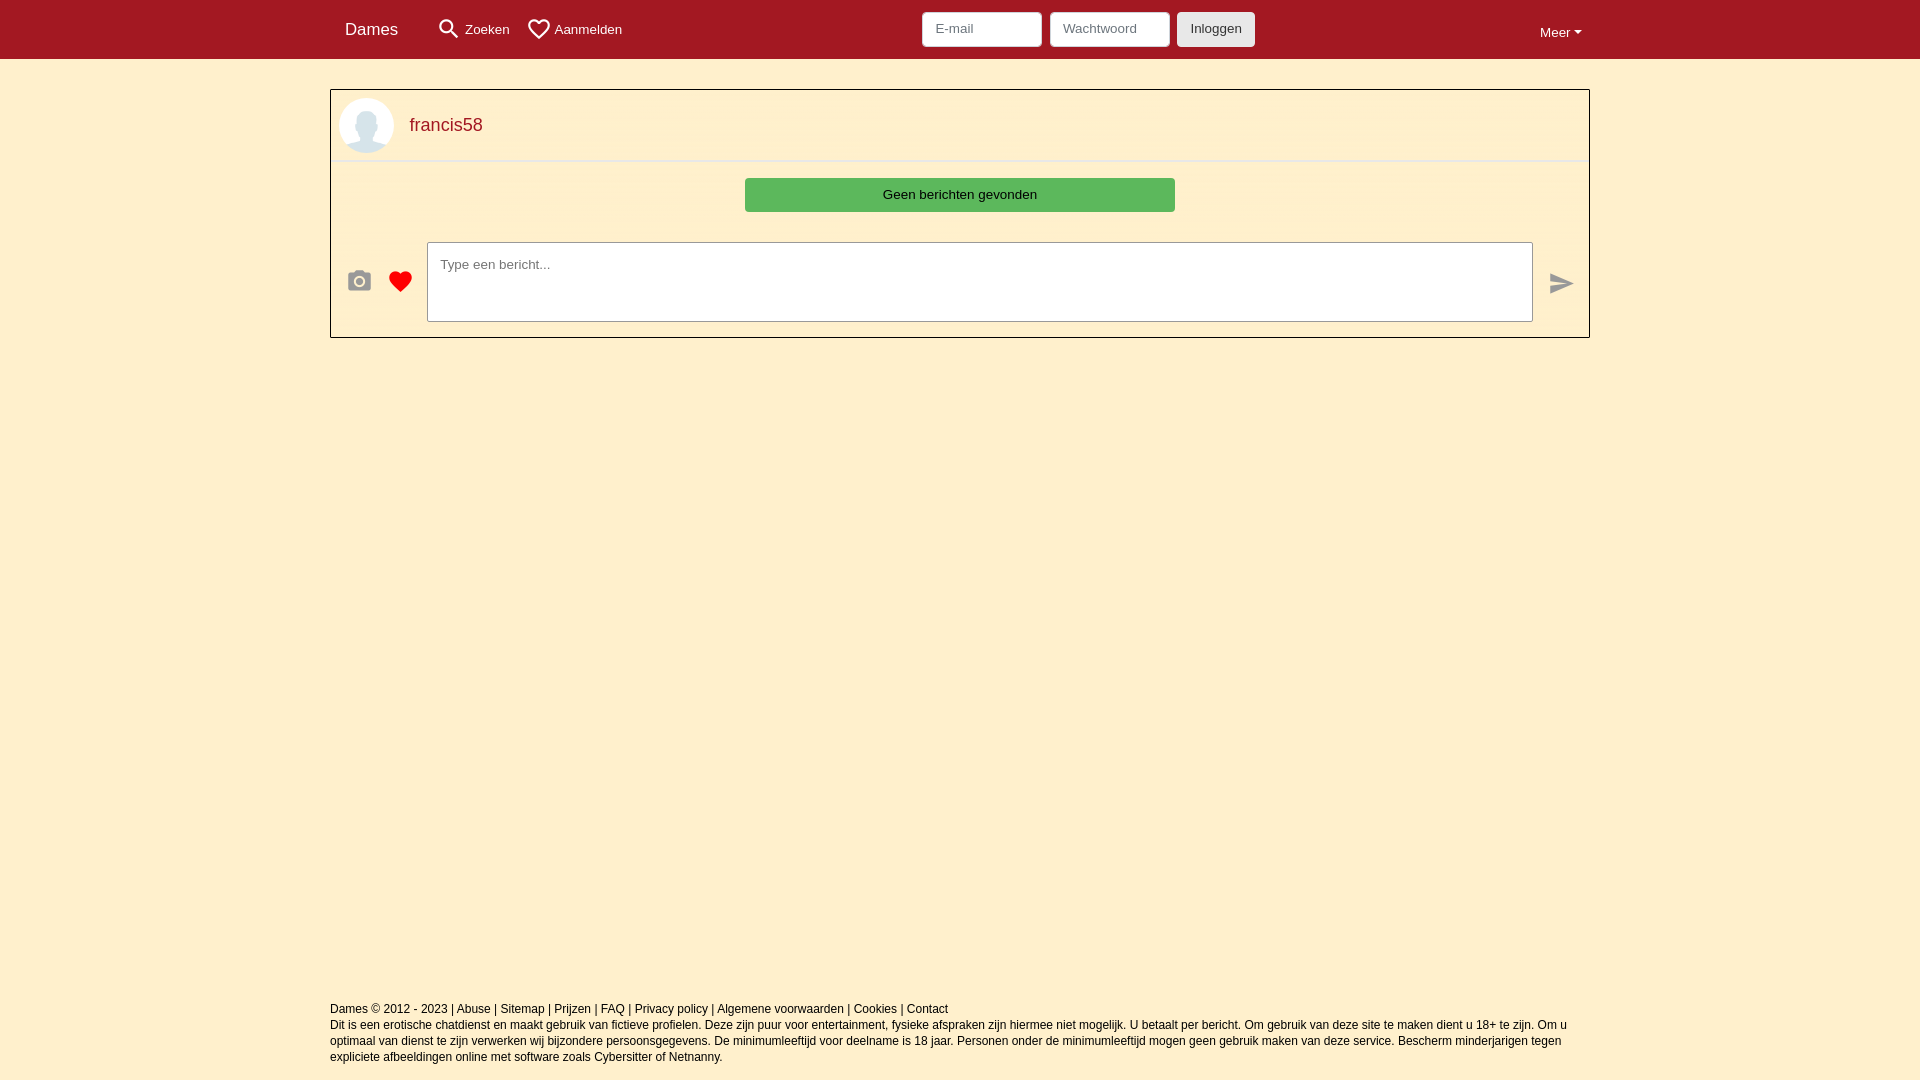 The width and height of the screenshot is (1920, 1080). What do you see at coordinates (573, 29) in the screenshot?
I see `'favorite_border` at bounding box center [573, 29].